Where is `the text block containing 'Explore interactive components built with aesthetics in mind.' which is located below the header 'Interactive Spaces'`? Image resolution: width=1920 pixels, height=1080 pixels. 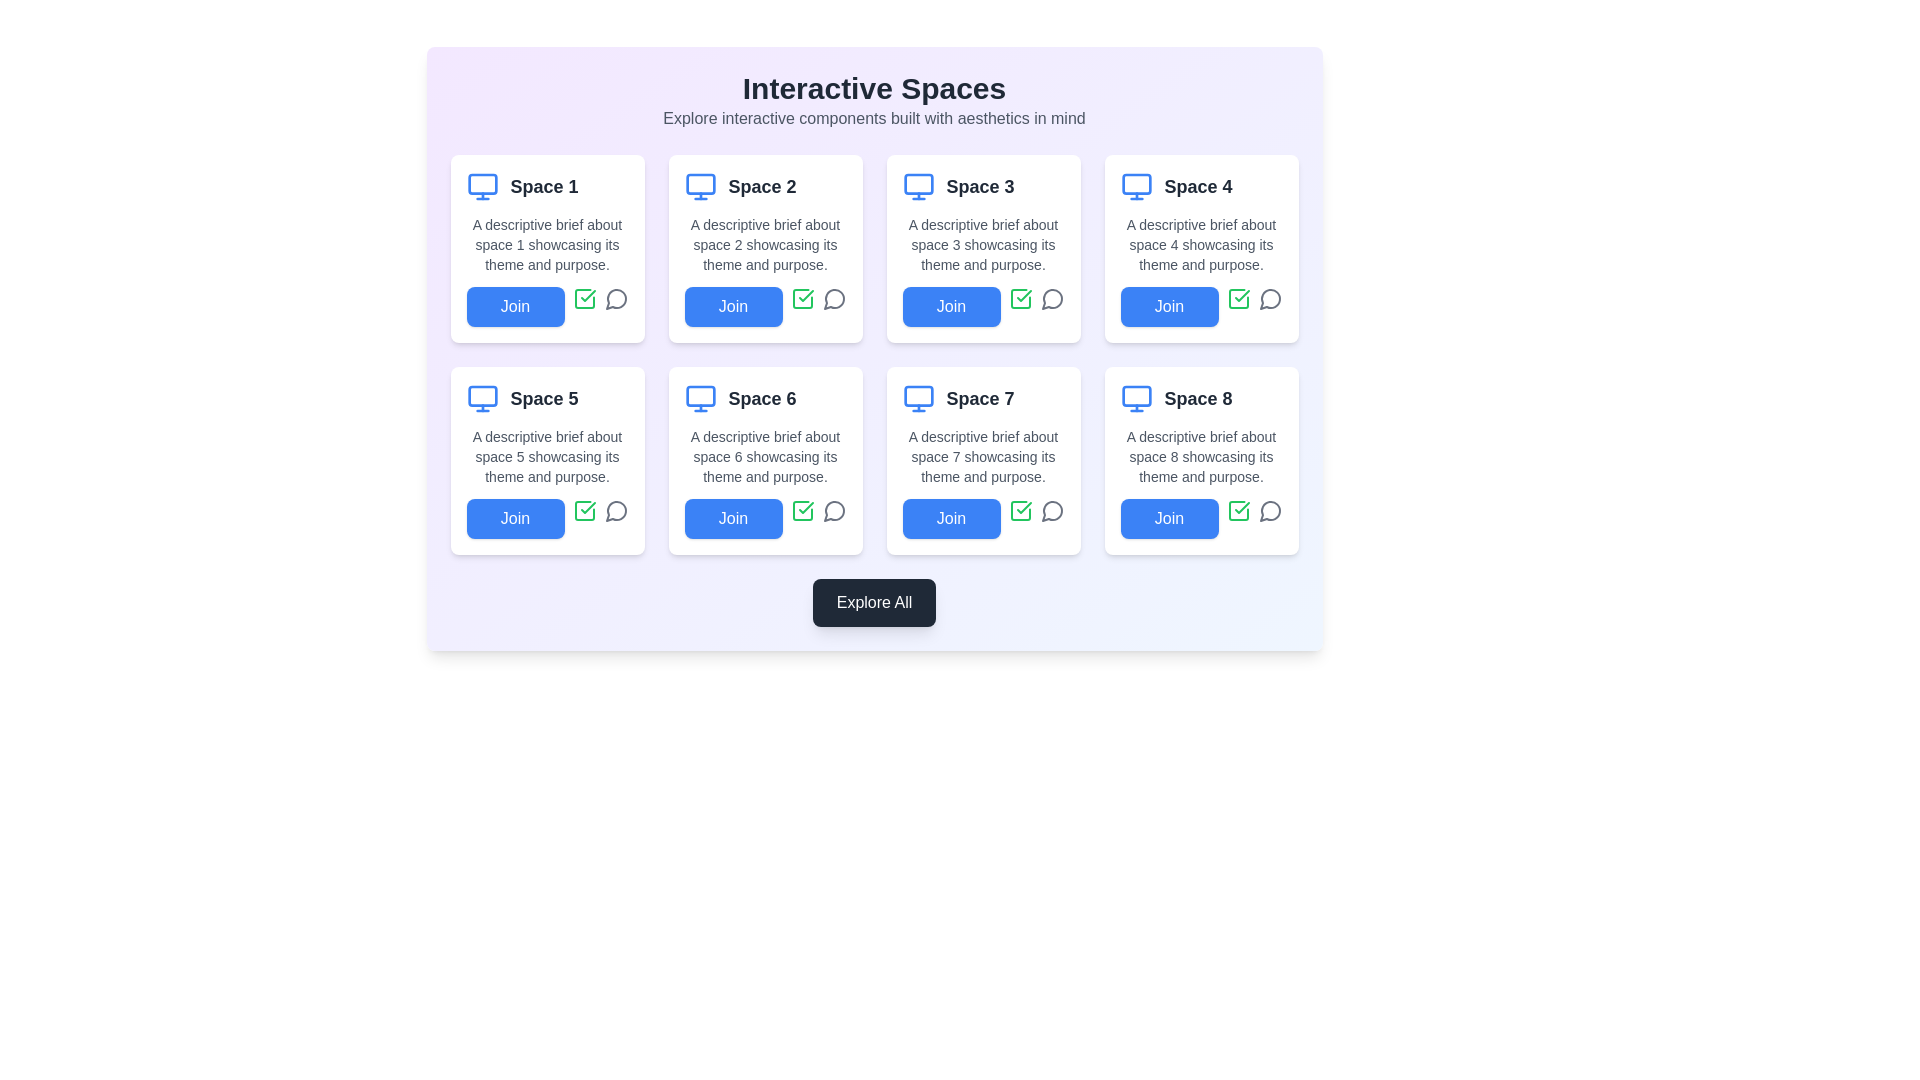 the text block containing 'Explore interactive components built with aesthetics in mind.' which is located below the header 'Interactive Spaces' is located at coordinates (874, 119).